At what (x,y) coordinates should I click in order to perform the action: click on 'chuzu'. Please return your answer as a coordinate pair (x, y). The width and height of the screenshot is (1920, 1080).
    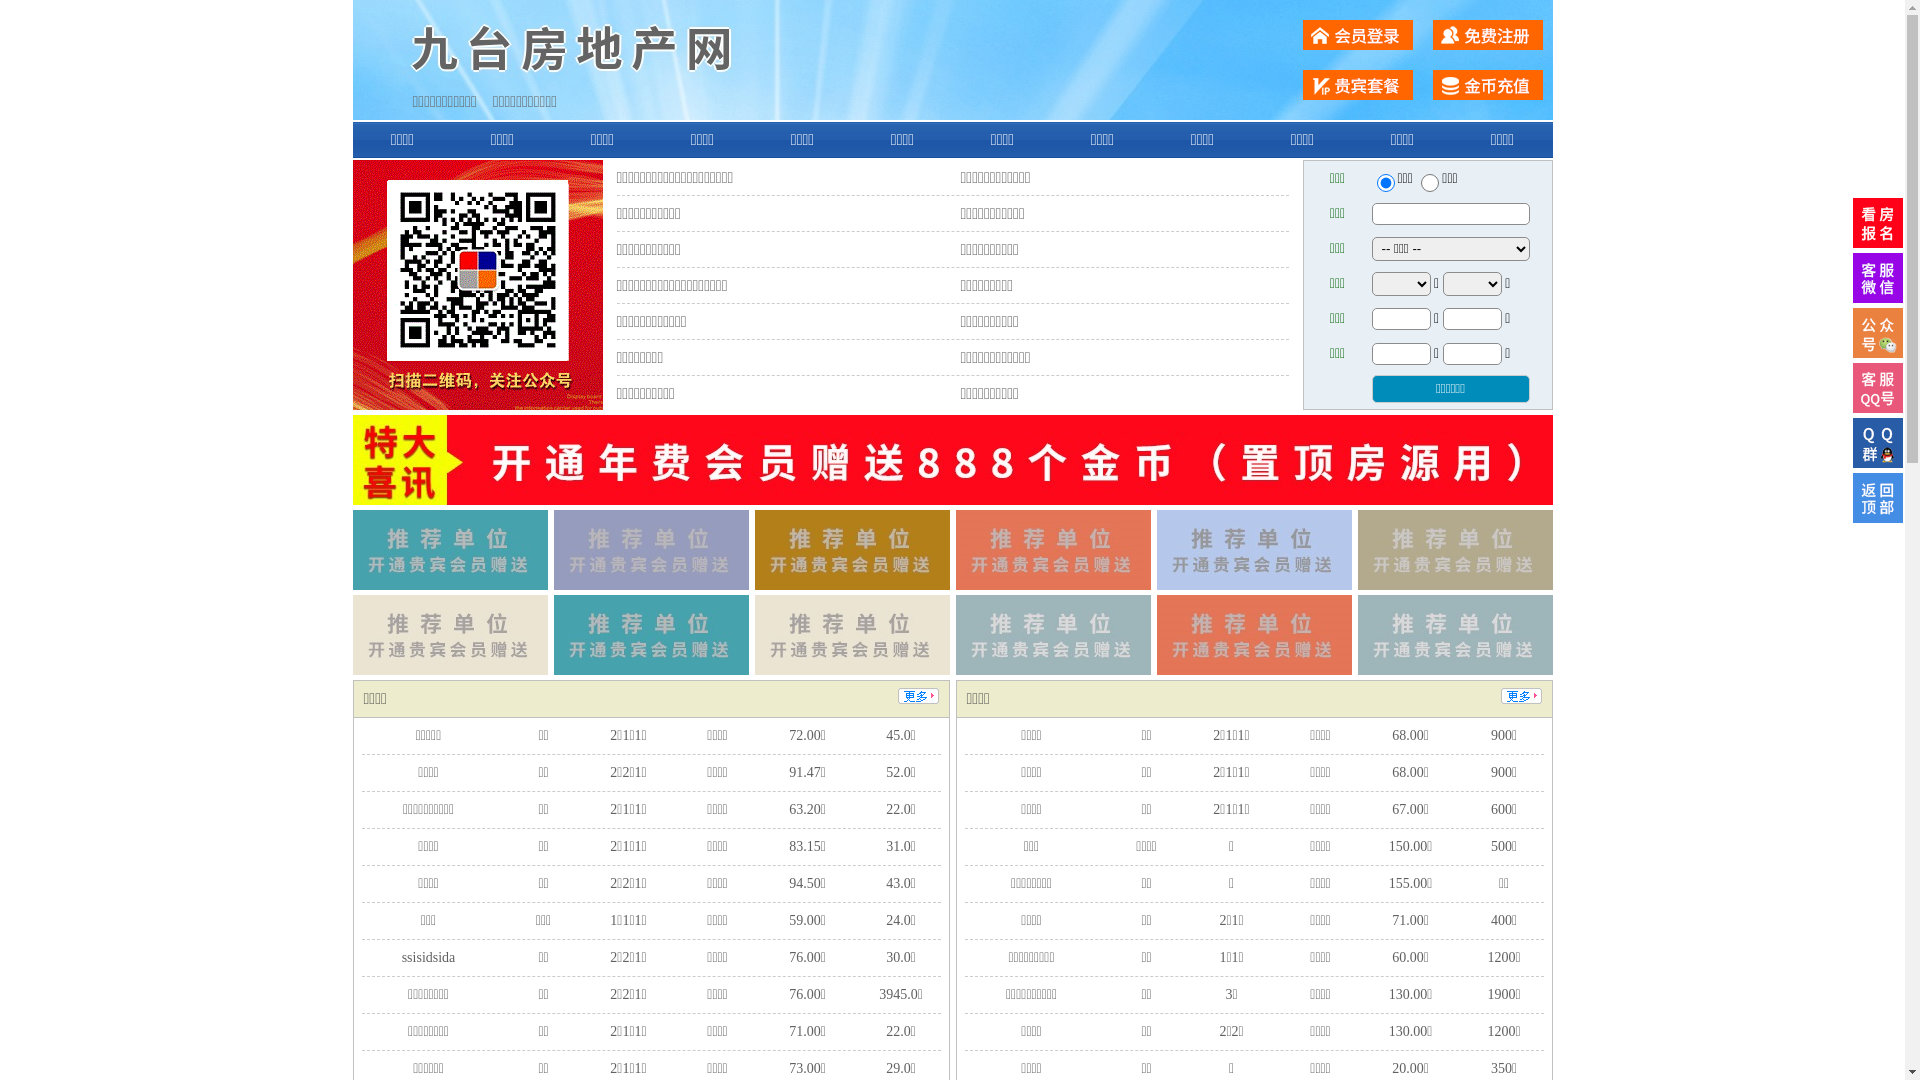
    Looking at the image, I should click on (1429, 182).